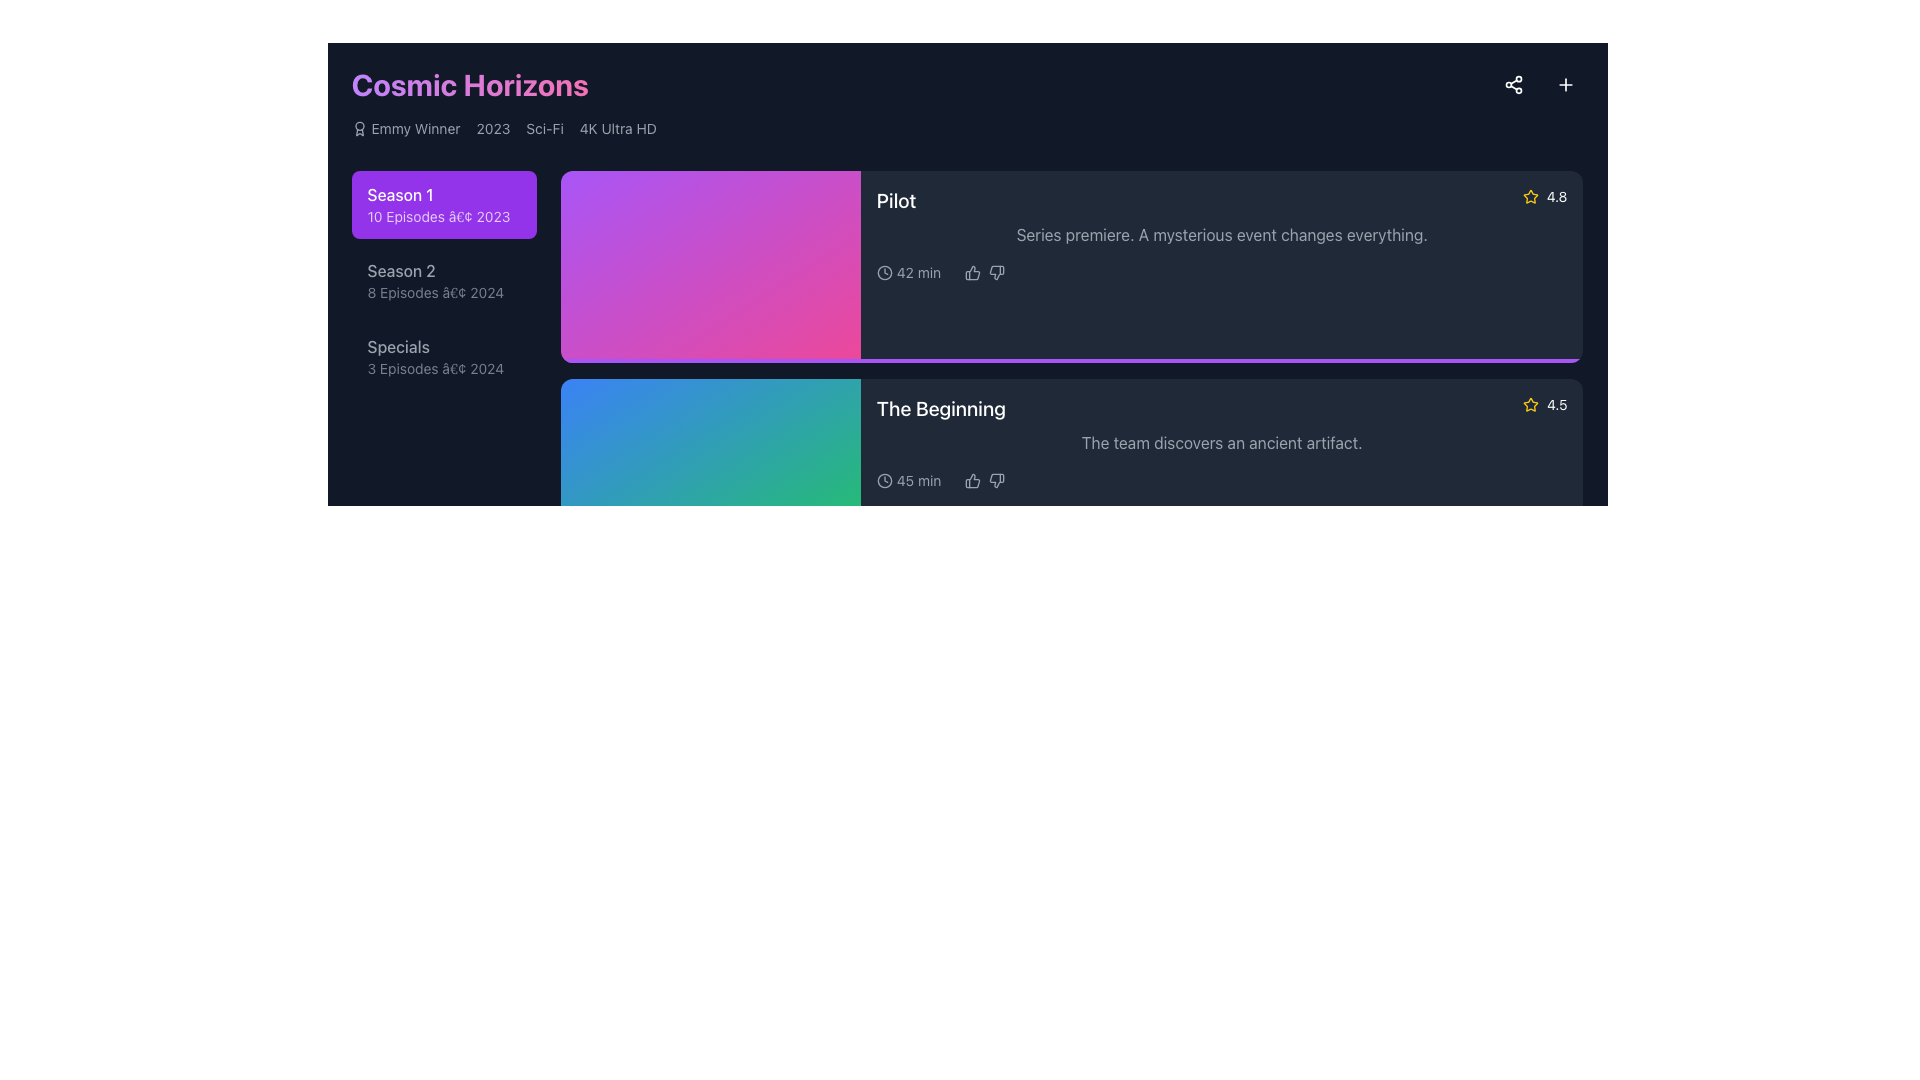  Describe the element at coordinates (443, 204) in the screenshot. I see `the selection button for Season 1, which is the topmost item in the vertical list of season buttons located in the upper left region of the content area` at that location.